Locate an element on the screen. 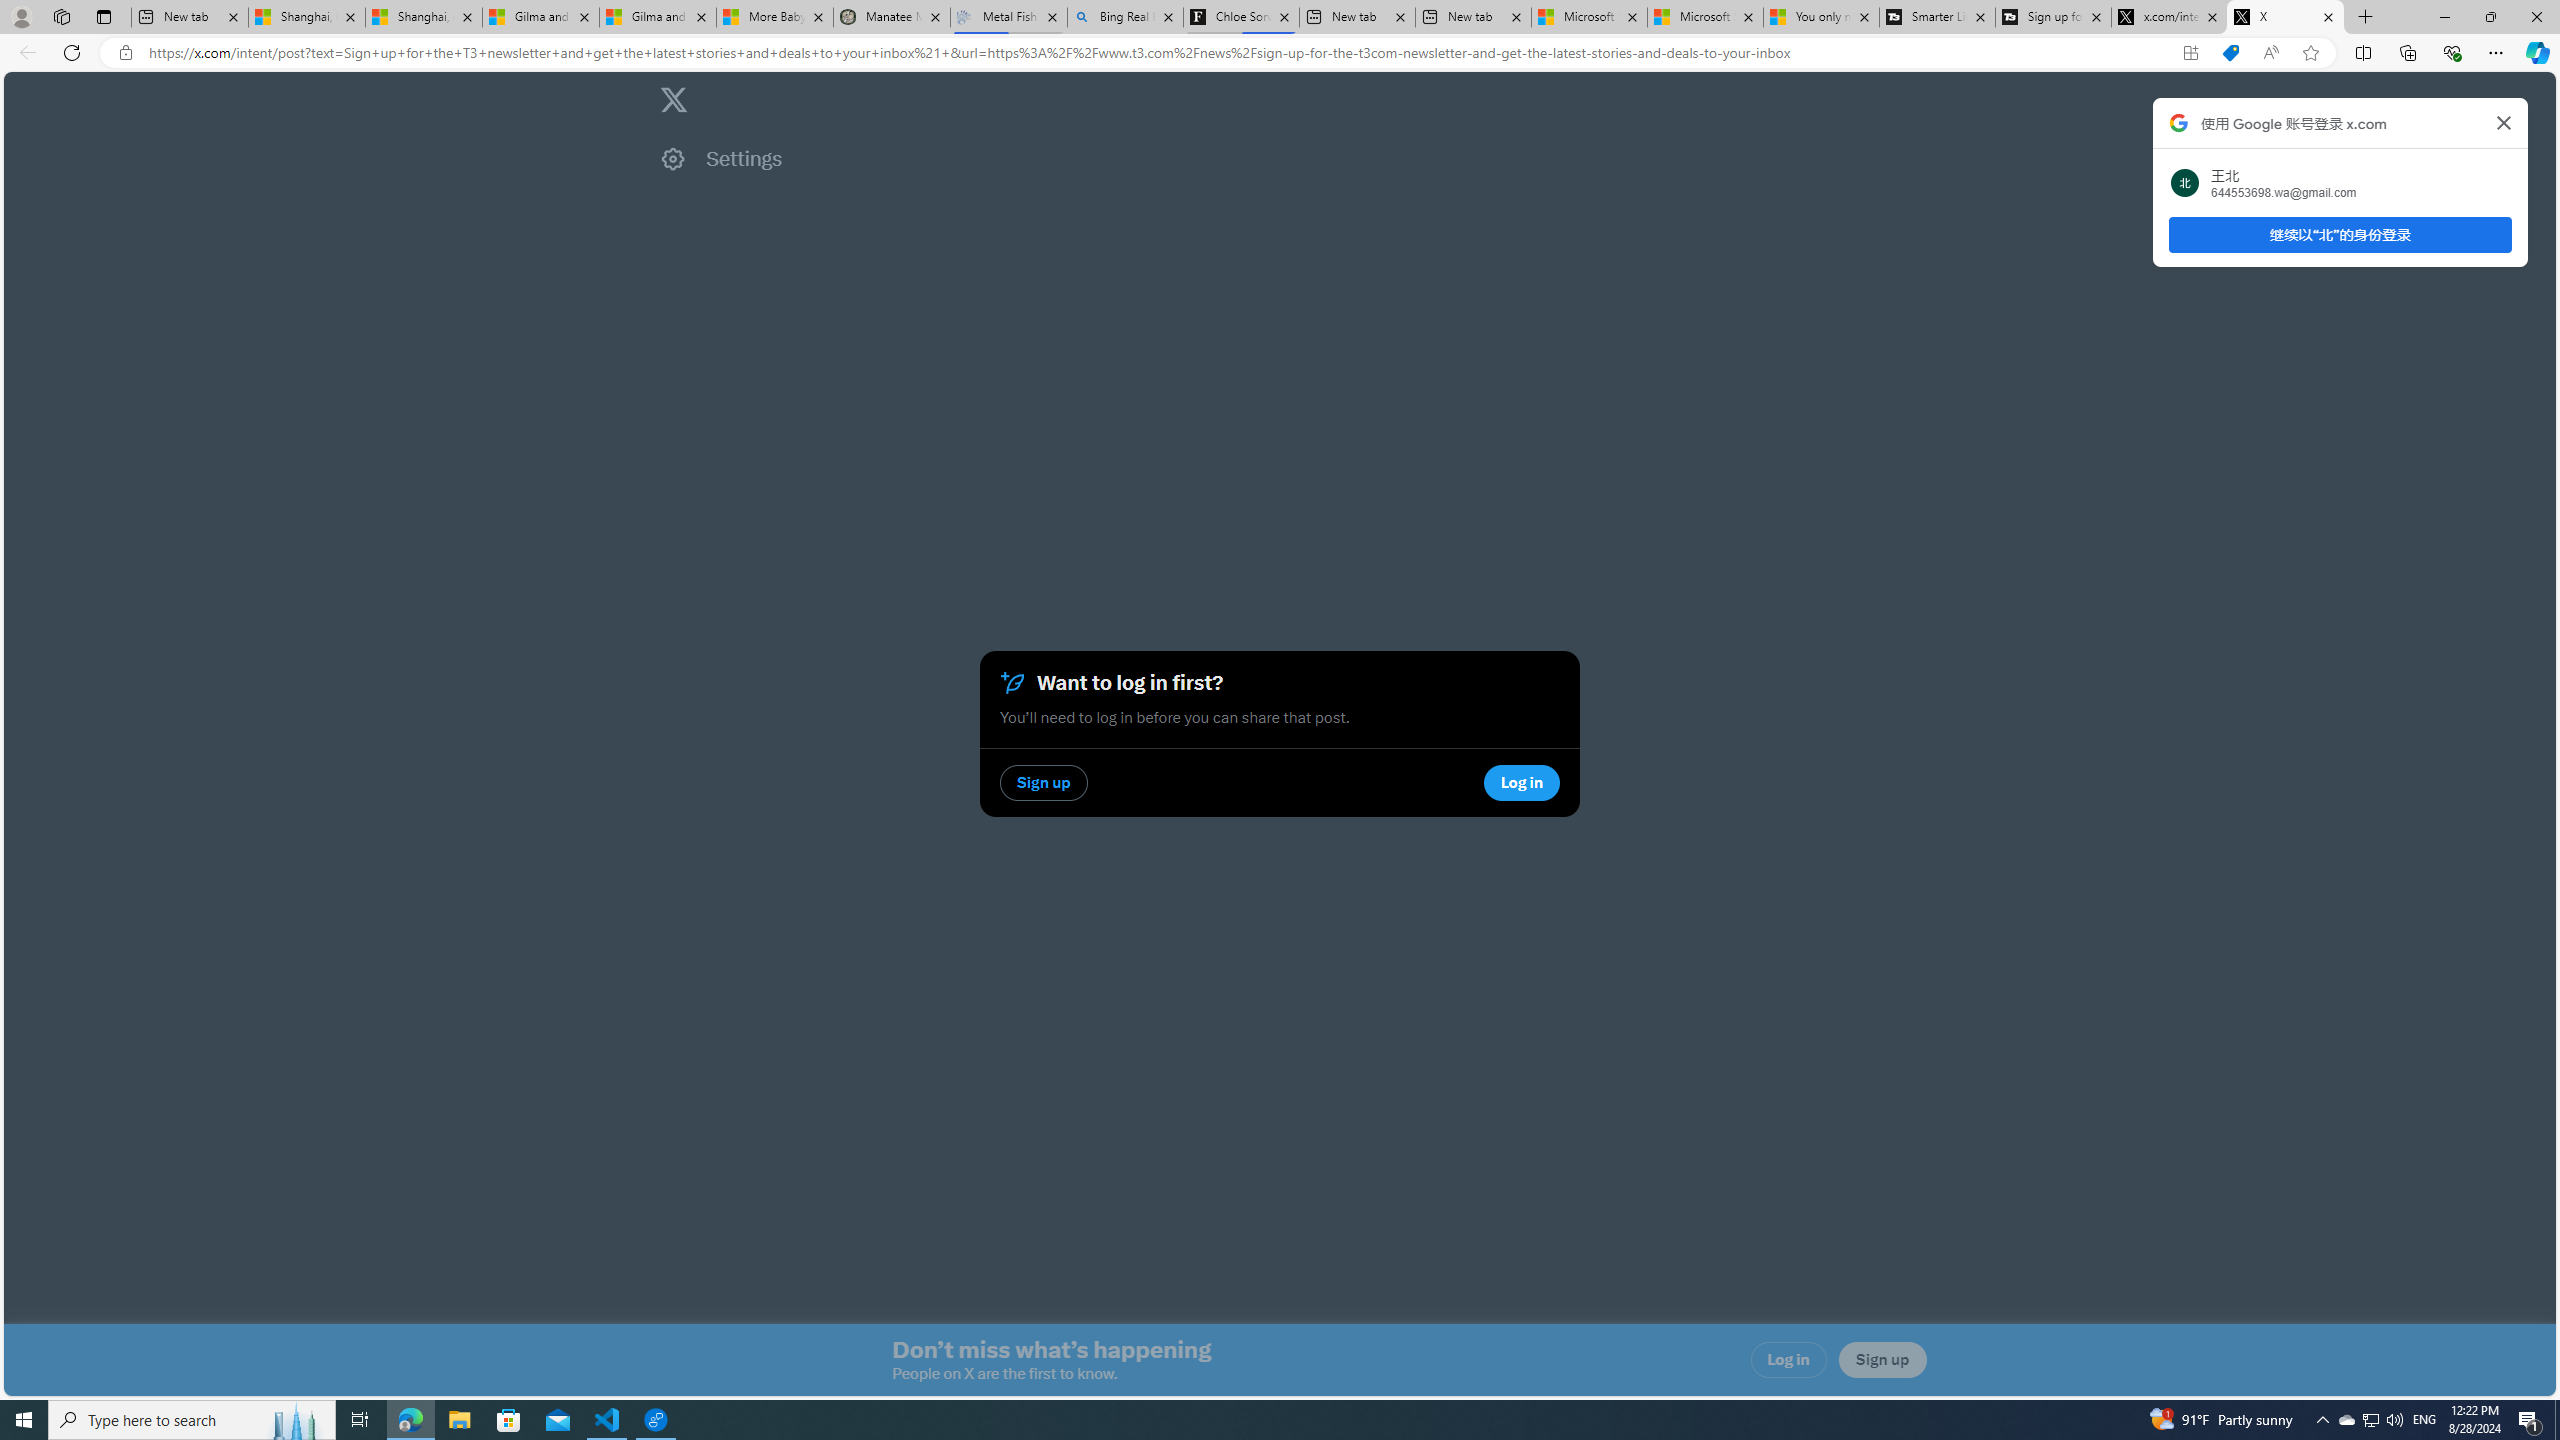  'Bing Real Estate - Home sales and rental listings' is located at coordinates (1125, 16).